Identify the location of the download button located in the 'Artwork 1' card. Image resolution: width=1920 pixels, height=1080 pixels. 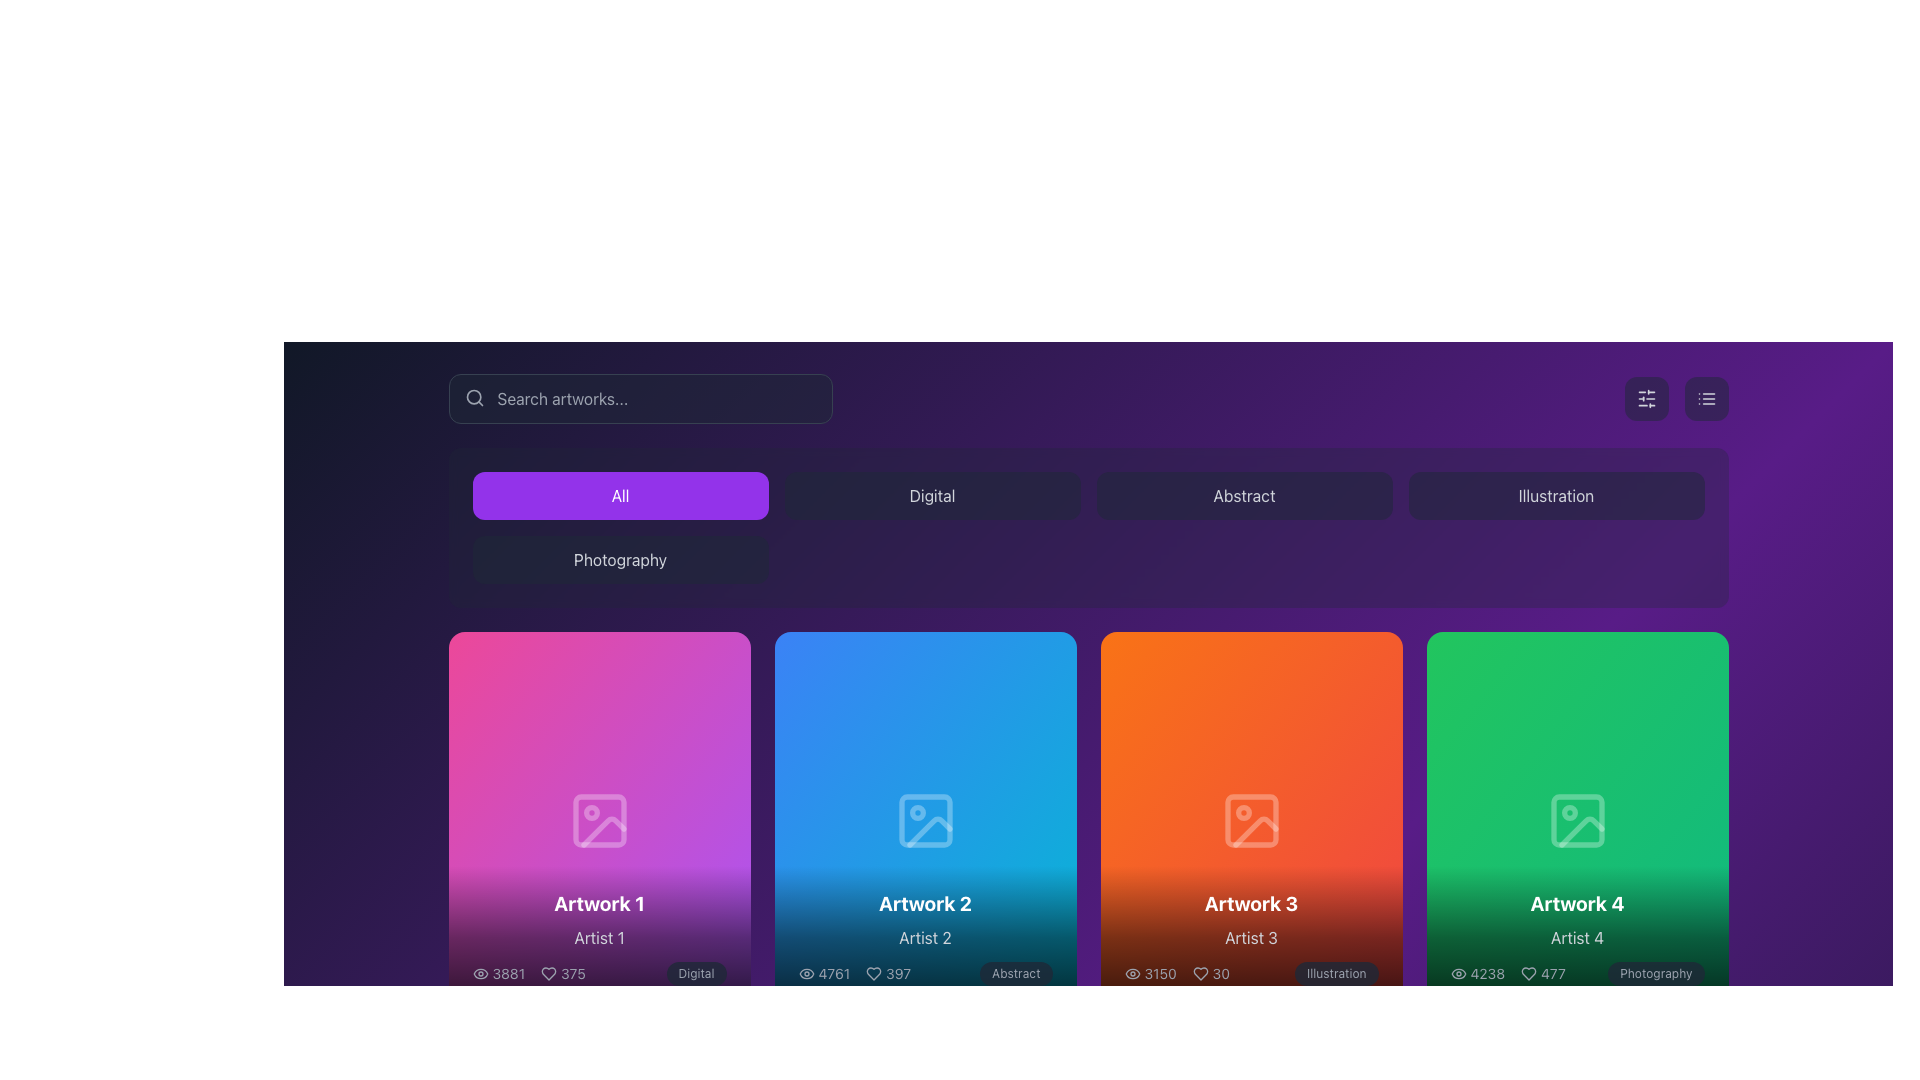
(598, 820).